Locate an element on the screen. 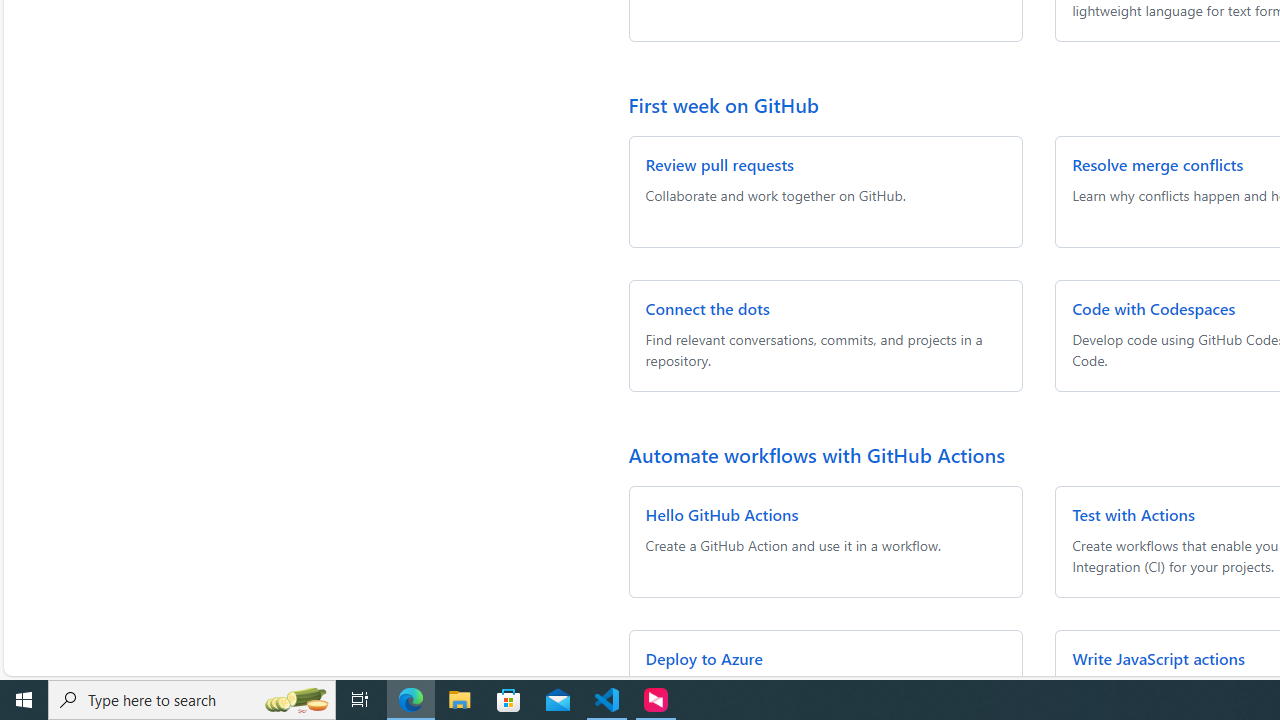 This screenshot has width=1280, height=720. 'Test with Actions' is located at coordinates (1134, 513).